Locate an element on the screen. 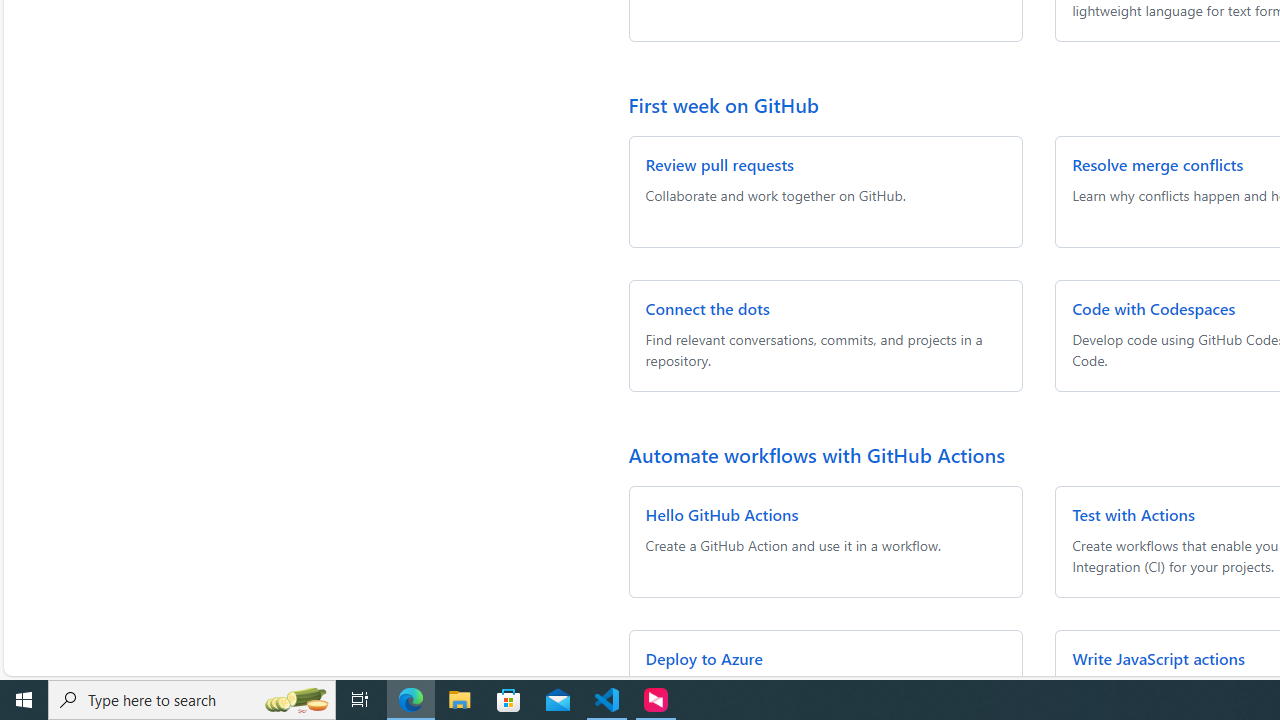 This screenshot has width=1280, height=720. 'Test with Actions' is located at coordinates (1134, 513).